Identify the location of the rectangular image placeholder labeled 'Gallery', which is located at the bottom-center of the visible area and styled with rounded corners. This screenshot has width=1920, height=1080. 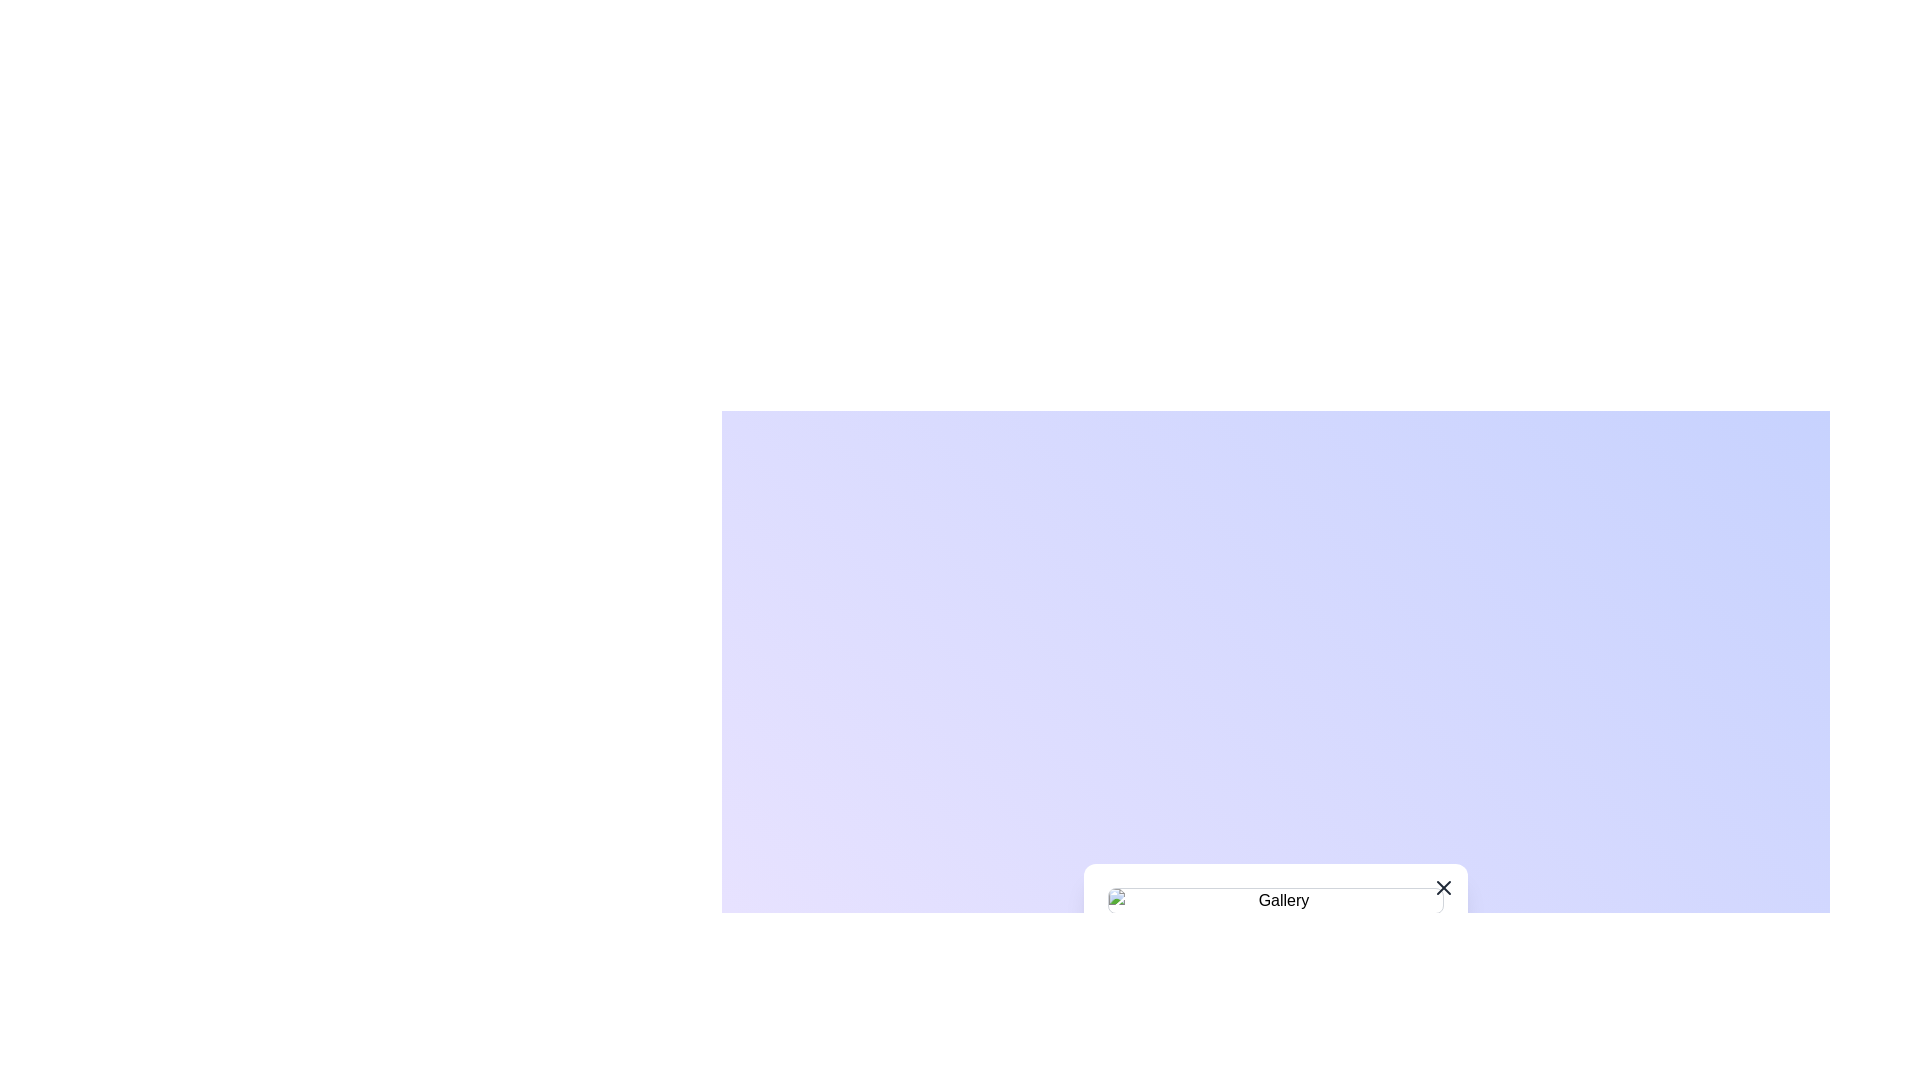
(1275, 901).